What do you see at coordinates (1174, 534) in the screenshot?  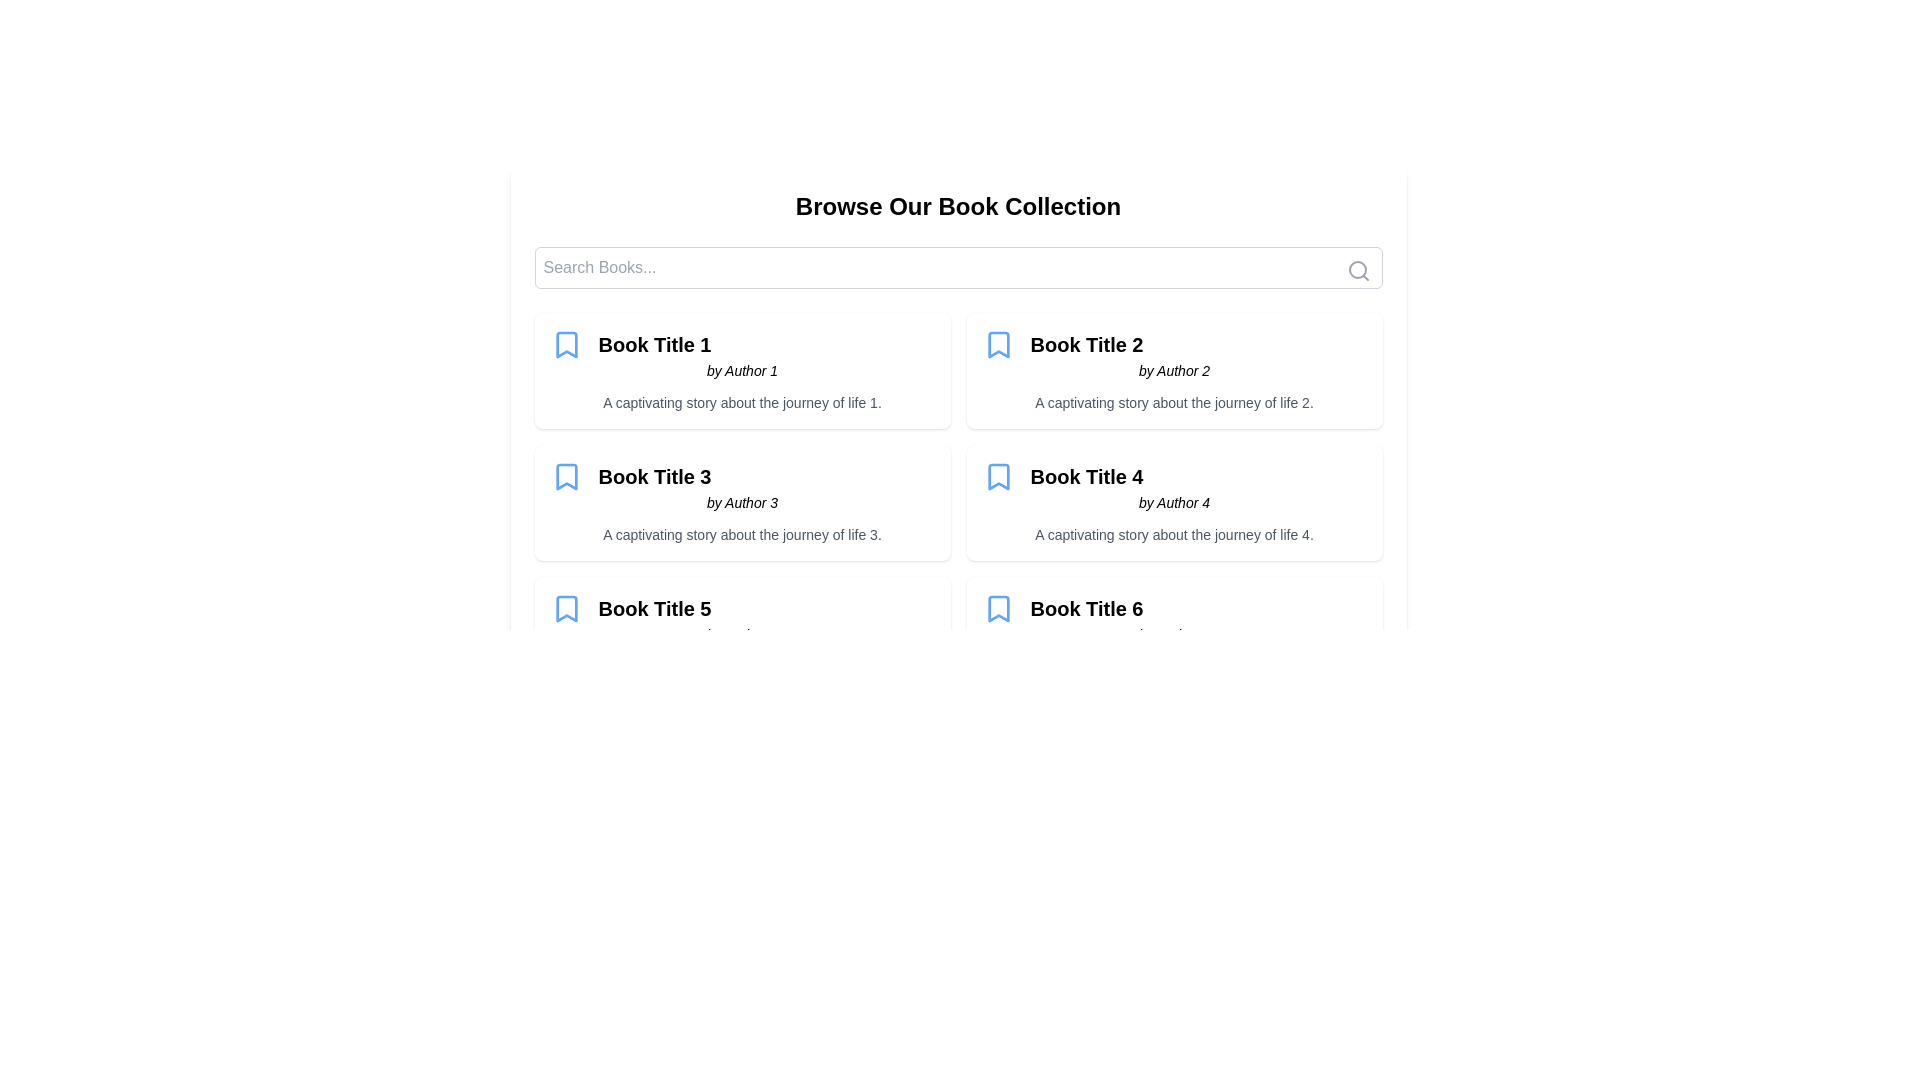 I see `text element that displays 'A captivating story about the journey of life 4.' which is styled in a small, gray font and located beneath the author's name in the Book Title 4 section` at bounding box center [1174, 534].